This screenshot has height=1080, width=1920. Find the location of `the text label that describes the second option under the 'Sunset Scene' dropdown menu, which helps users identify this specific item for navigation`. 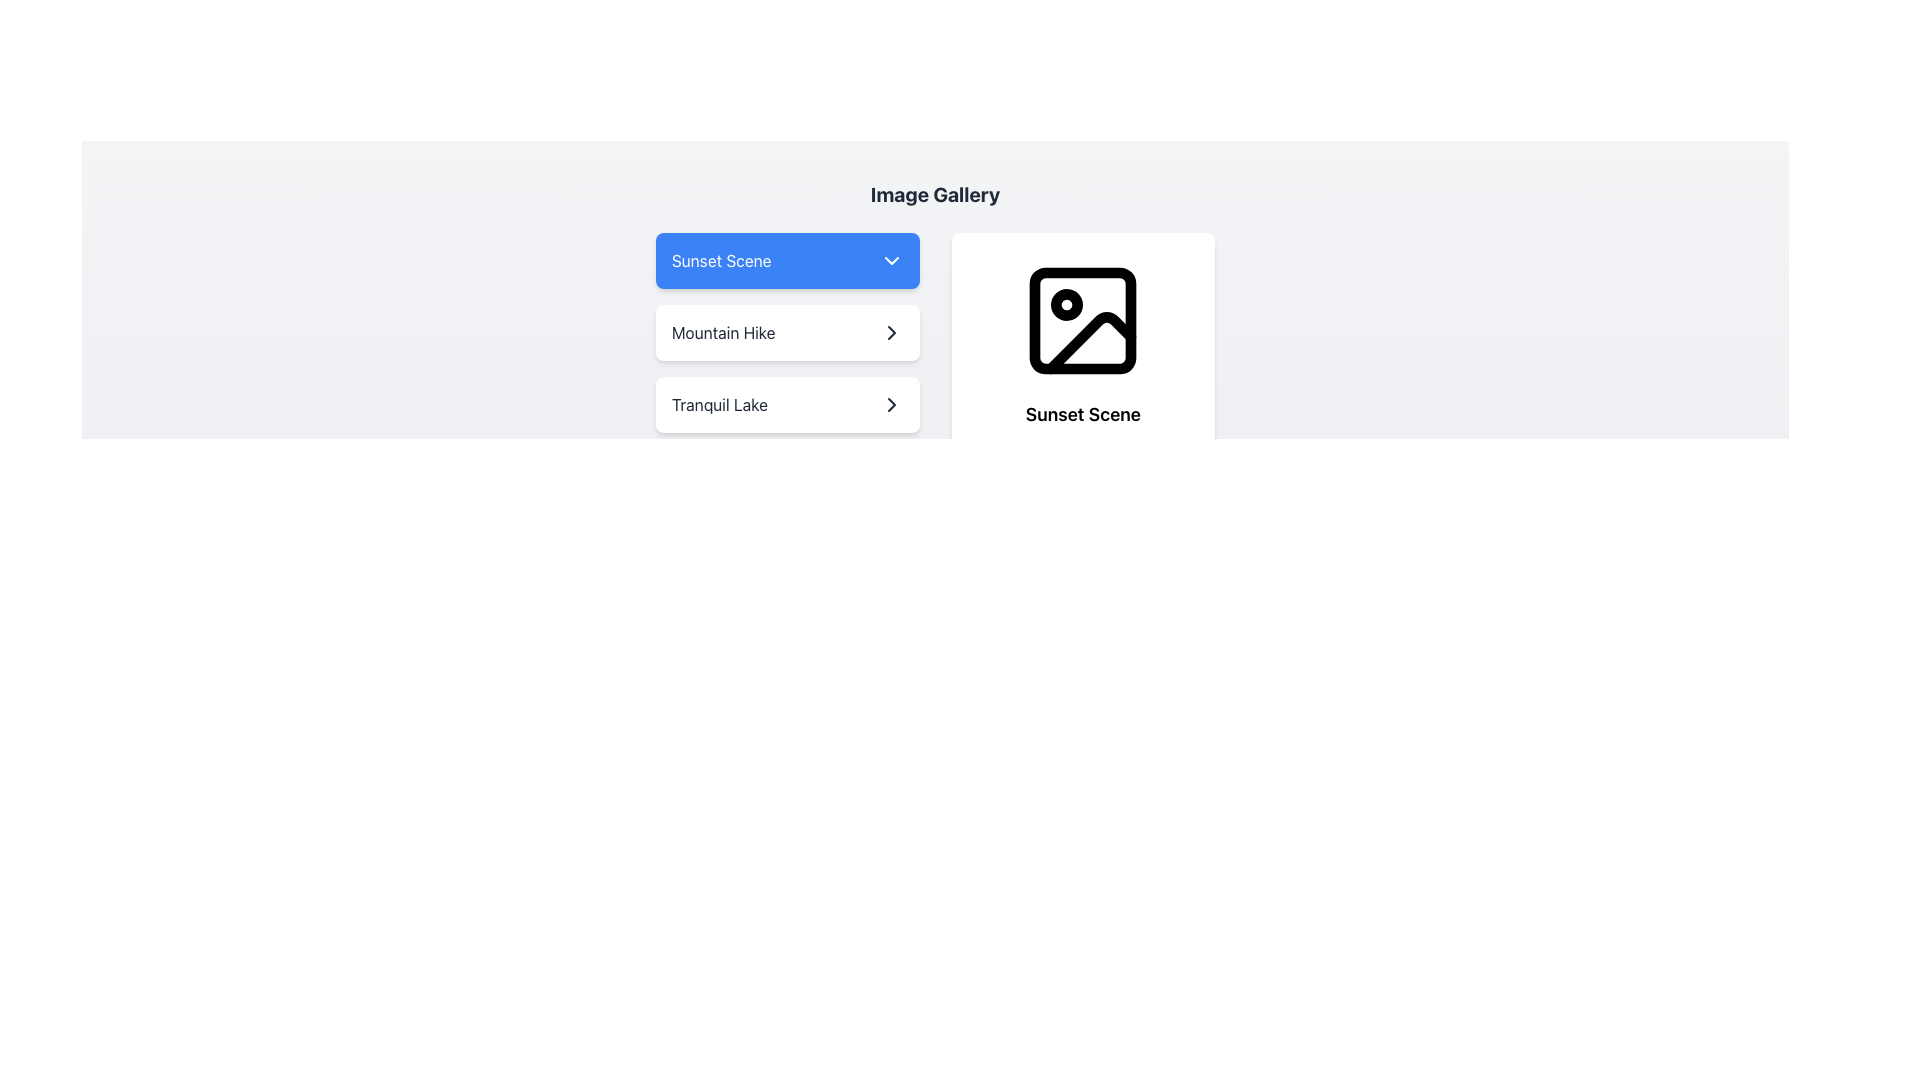

the text label that describes the second option under the 'Sunset Scene' dropdown menu, which helps users identify this specific item for navigation is located at coordinates (722, 331).